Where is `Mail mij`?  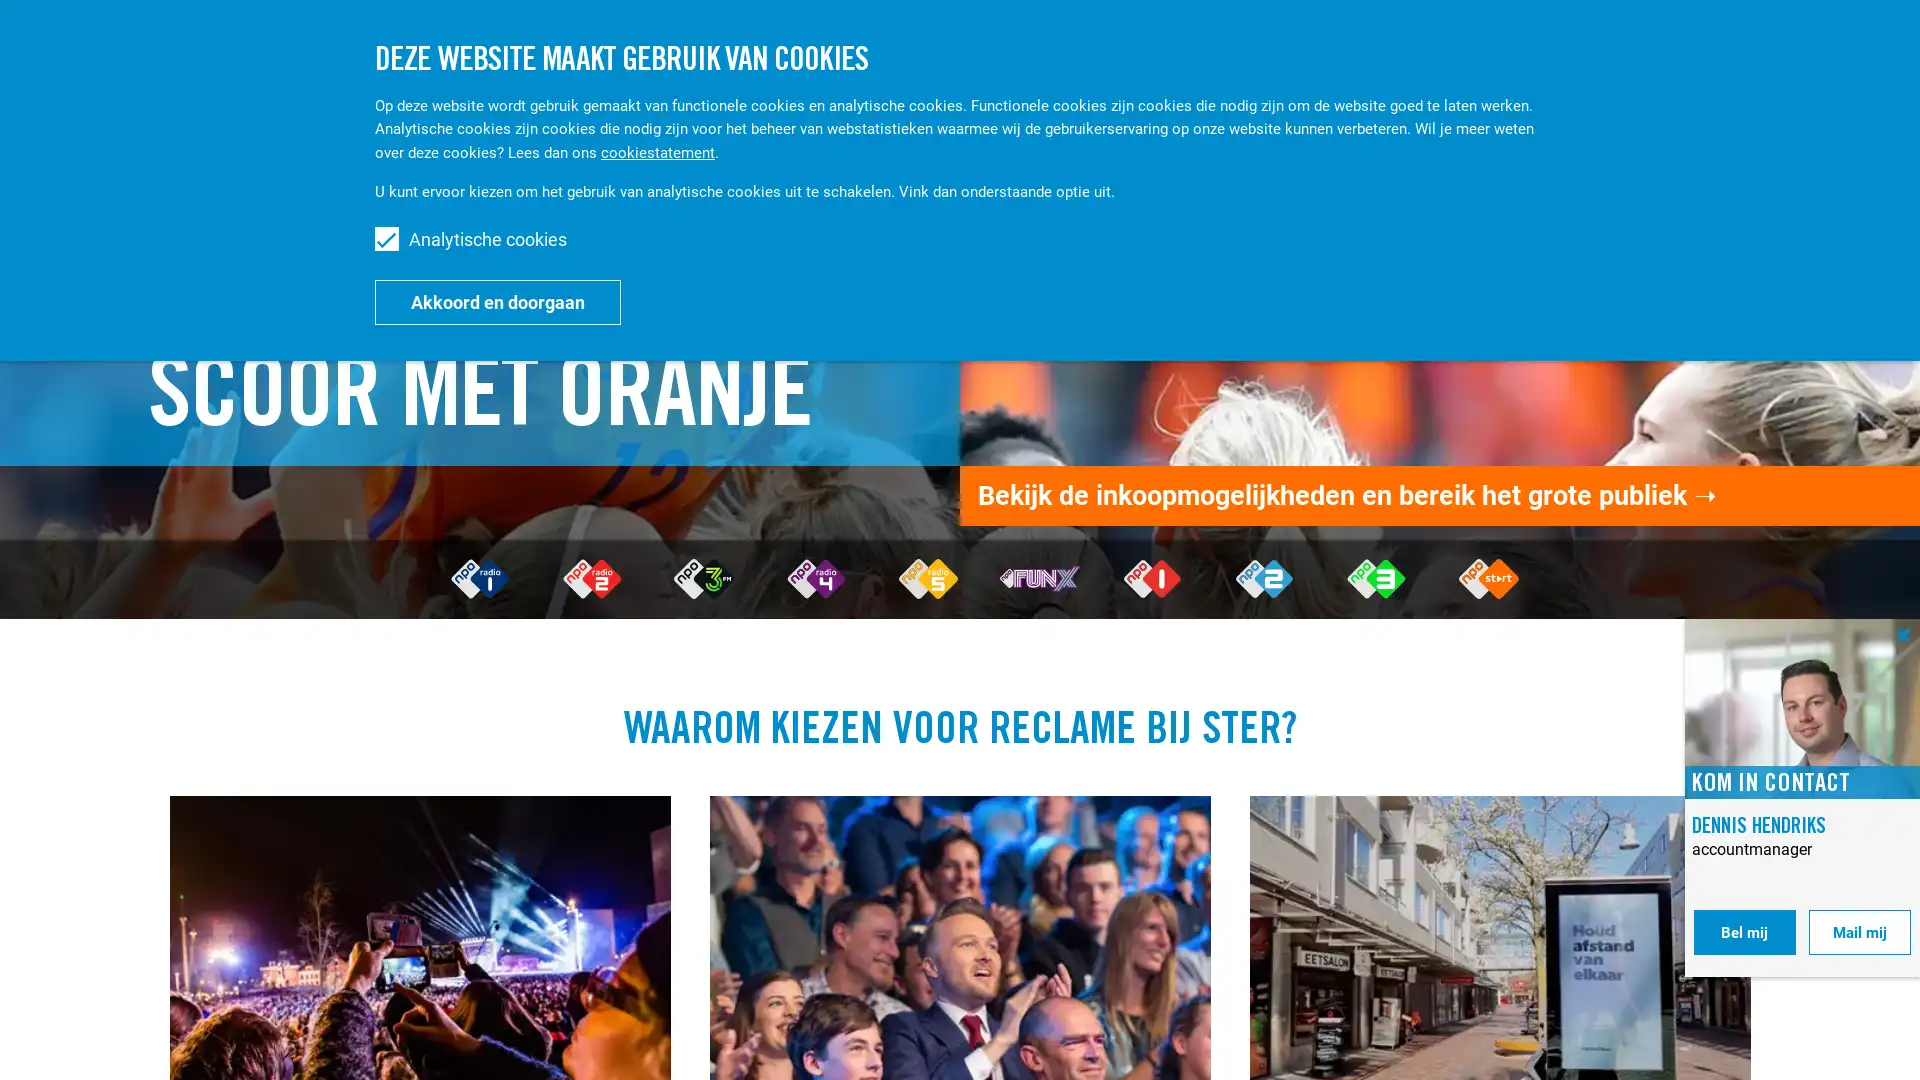
Mail mij is located at coordinates (1859, 932).